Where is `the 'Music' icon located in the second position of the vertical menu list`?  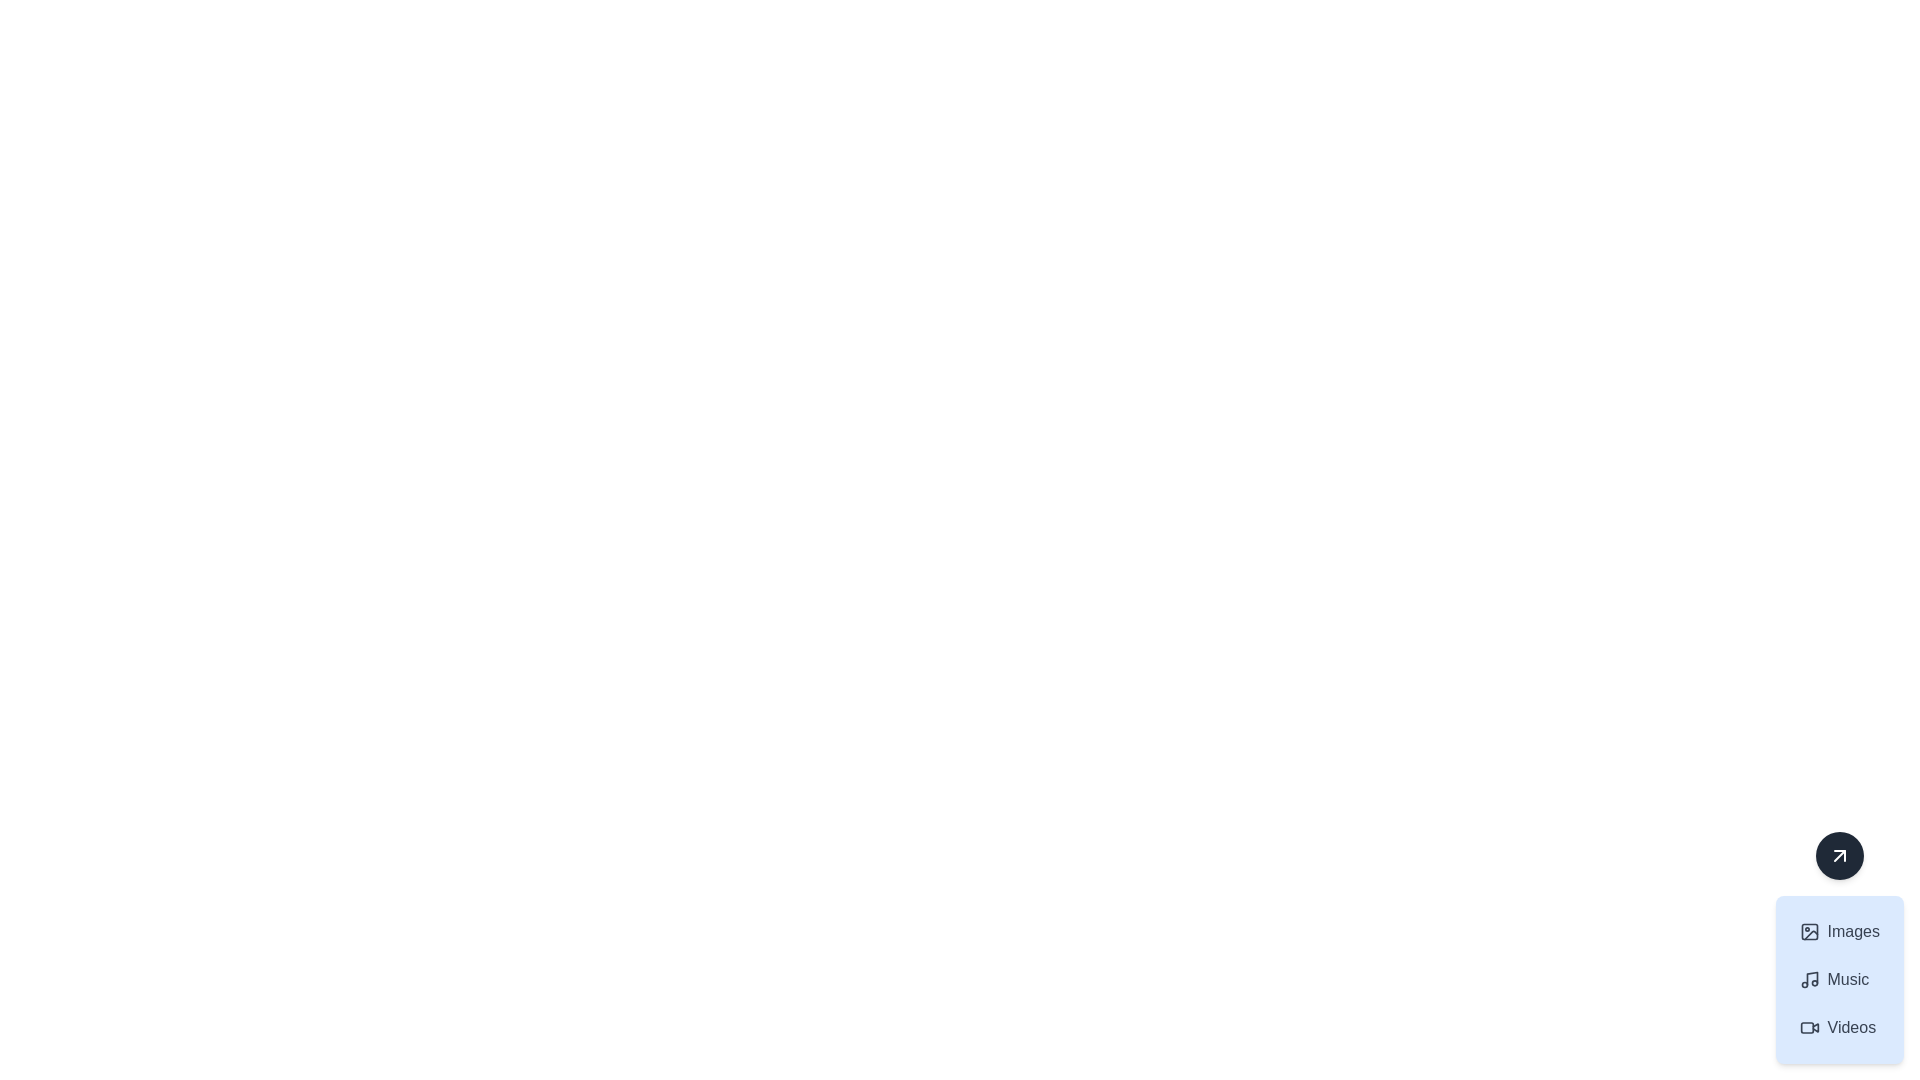 the 'Music' icon located in the second position of the vertical menu list is located at coordinates (1809, 978).